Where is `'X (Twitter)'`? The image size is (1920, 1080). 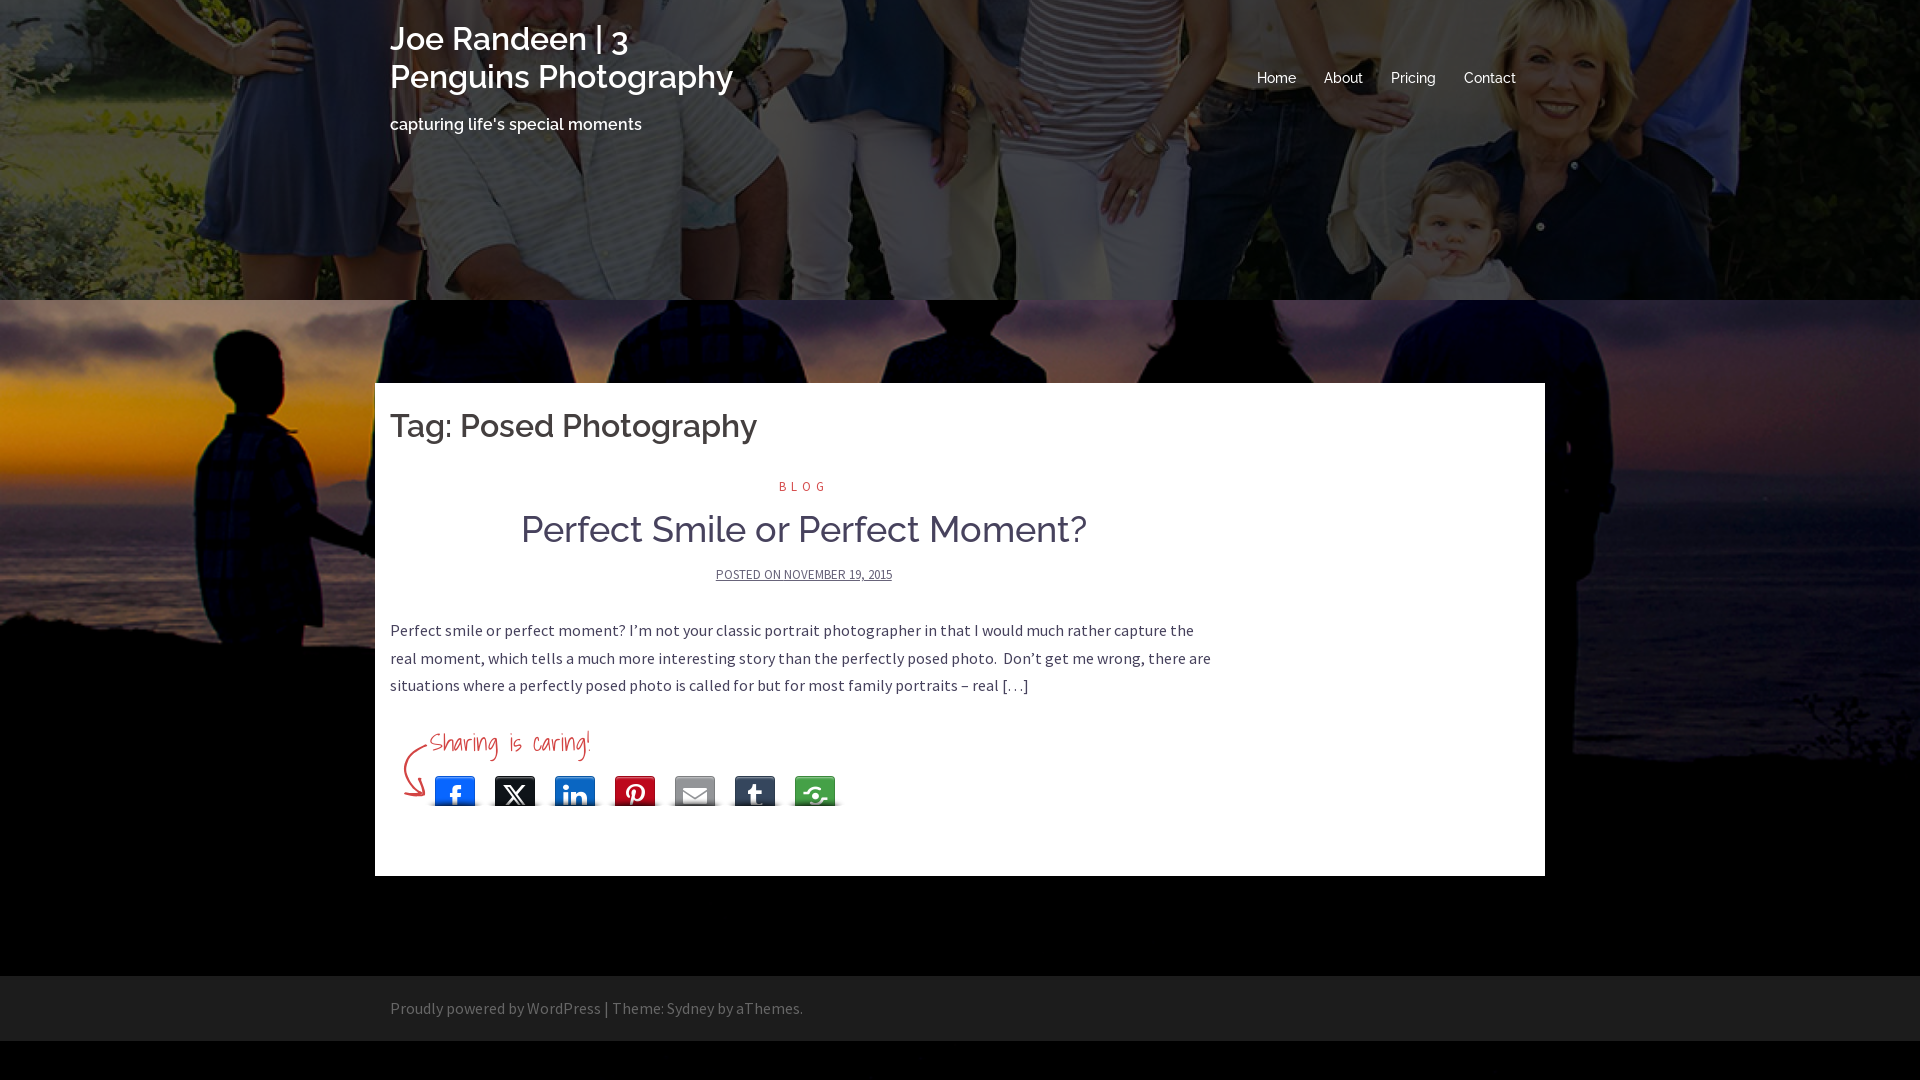 'X (Twitter)' is located at coordinates (514, 785).